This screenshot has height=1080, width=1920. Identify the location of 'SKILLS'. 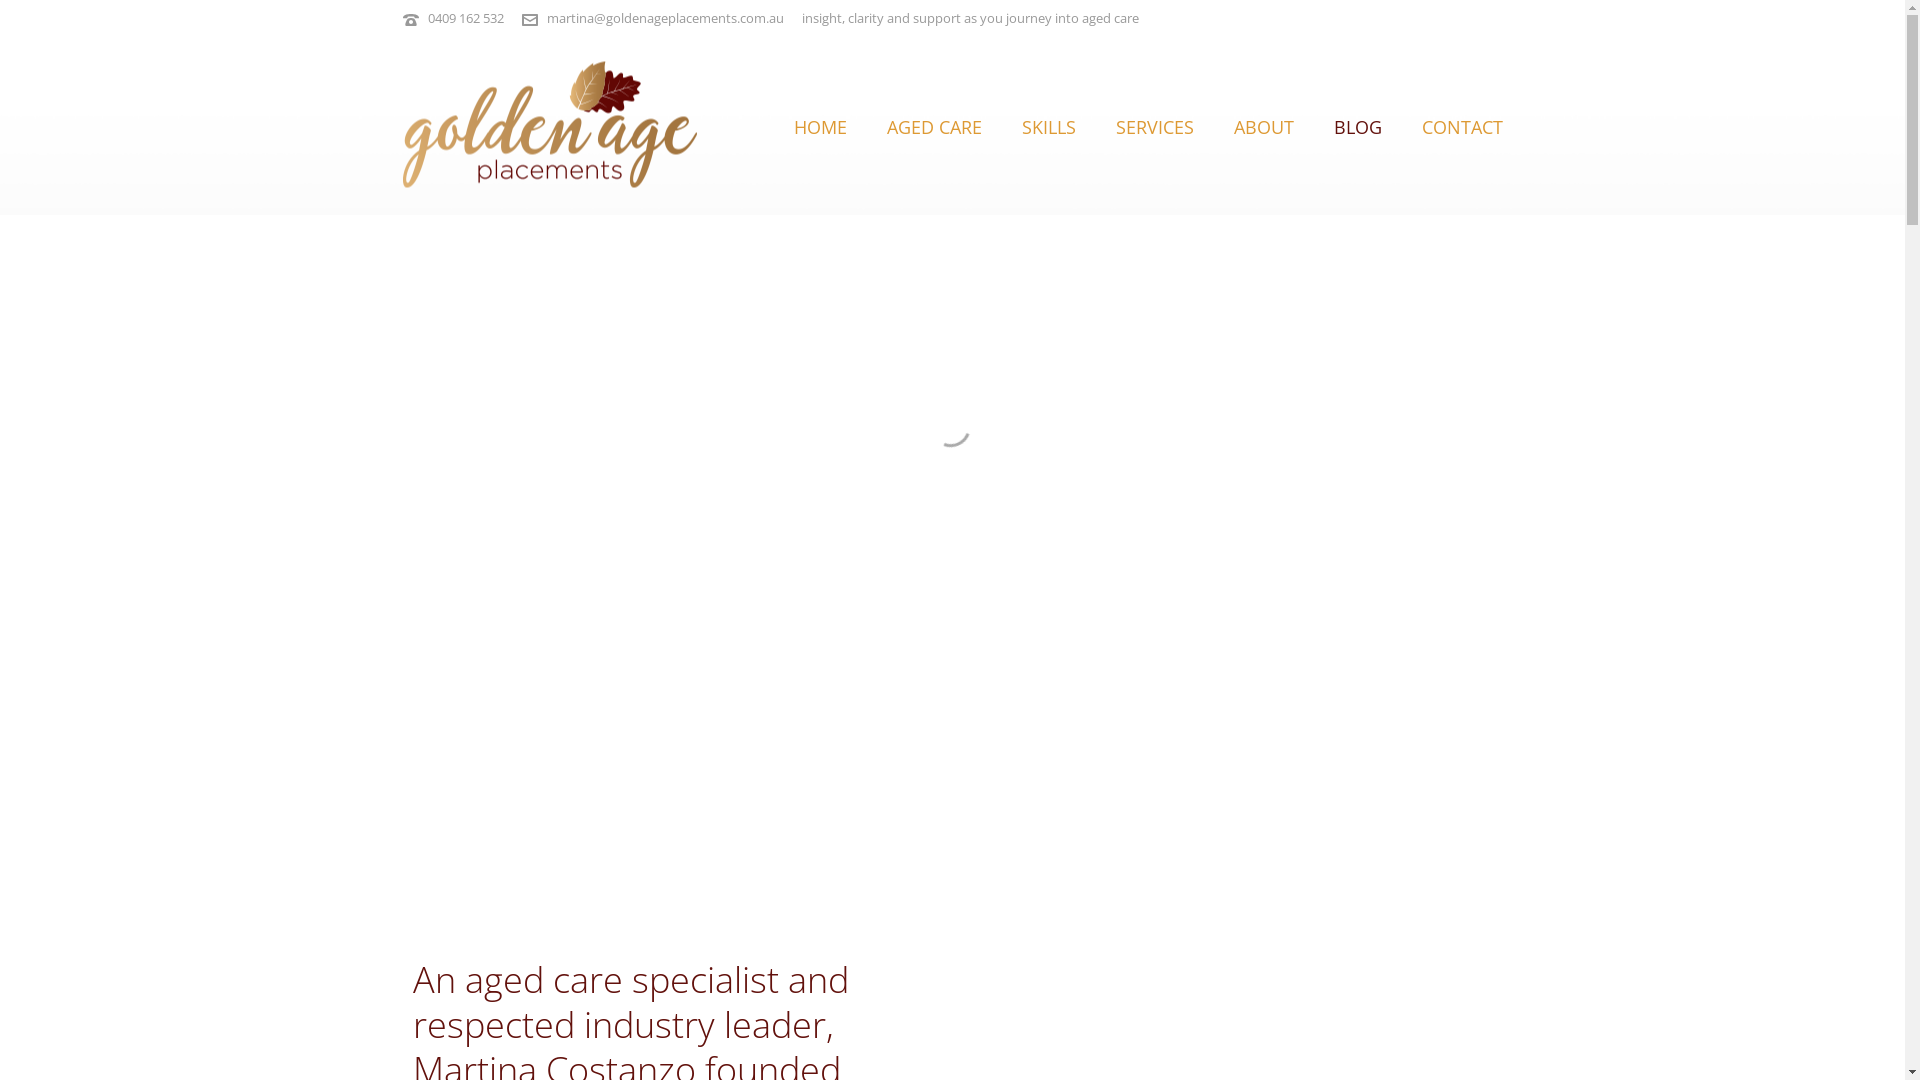
(1048, 124).